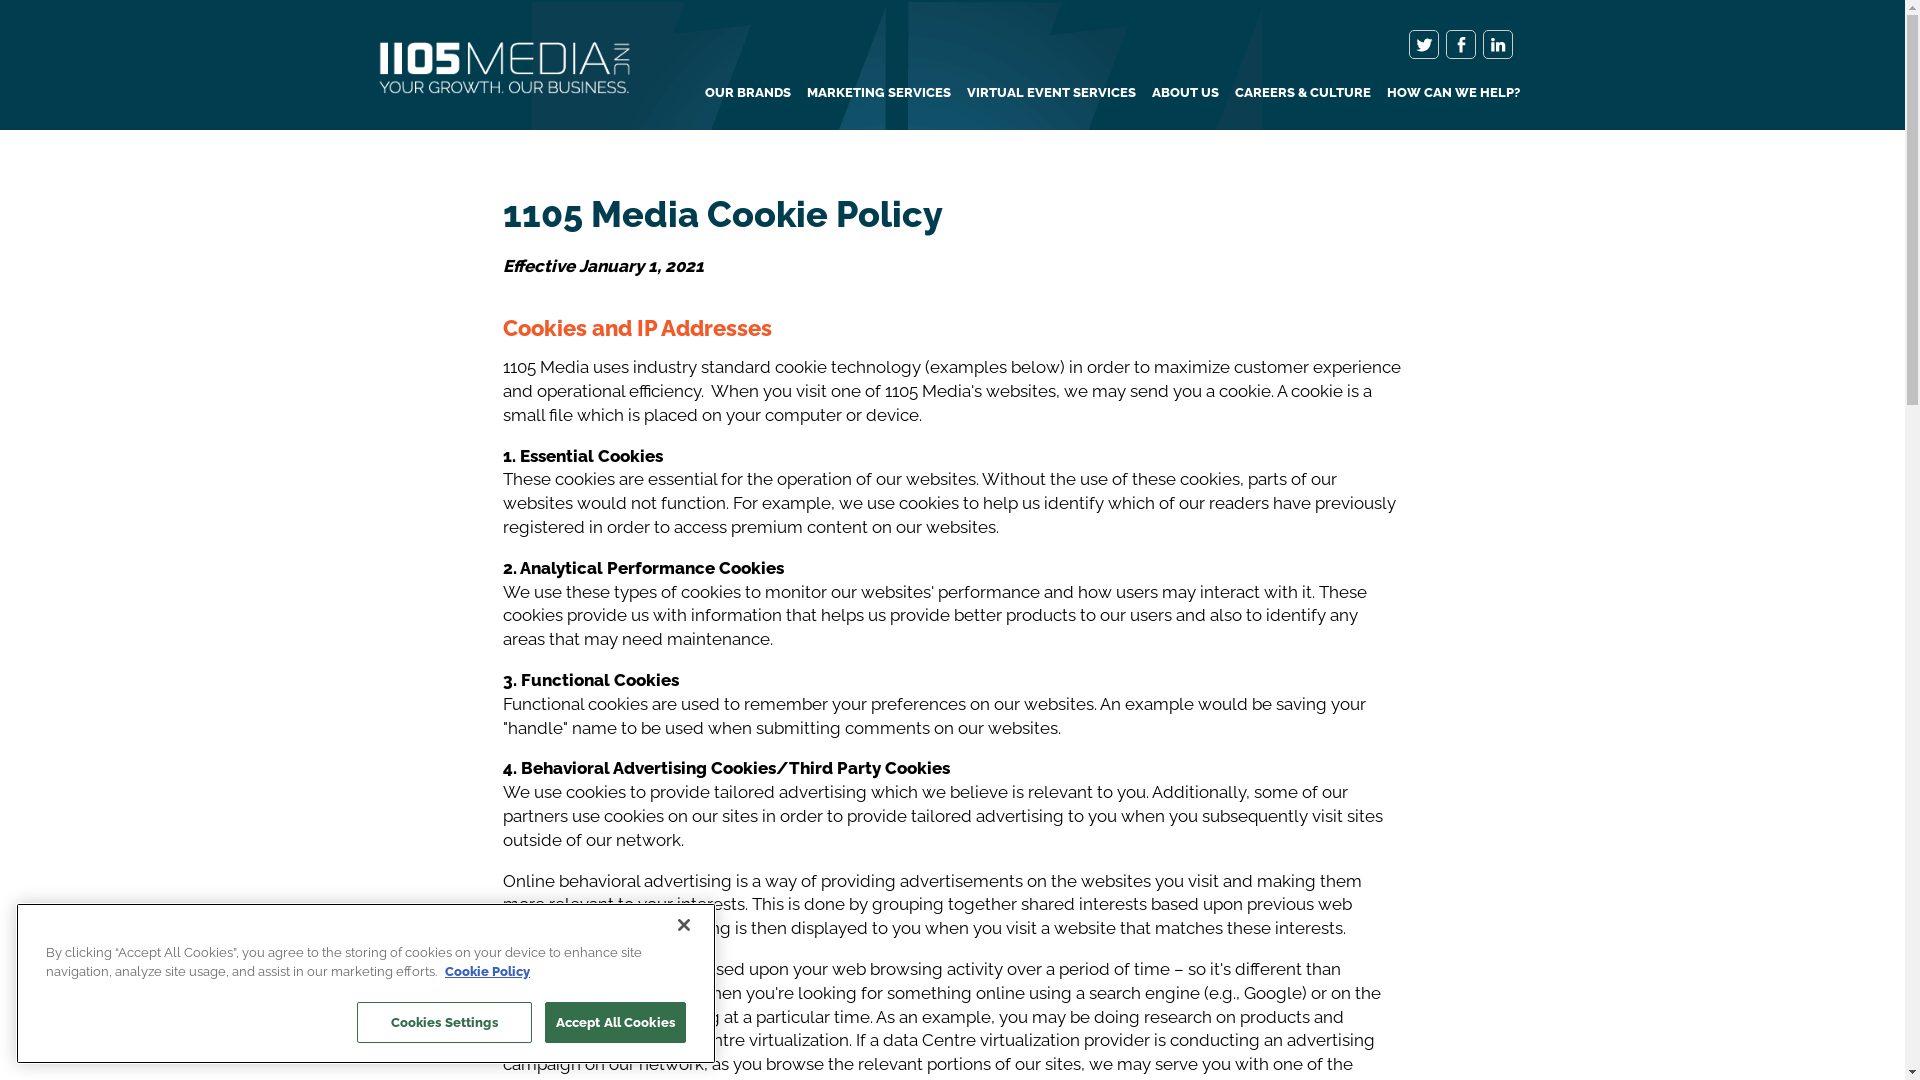 Image resolution: width=1920 pixels, height=1080 pixels. Describe the element at coordinates (1376, 92) in the screenshot. I see `'HOW CAN WE HELP?'` at that location.